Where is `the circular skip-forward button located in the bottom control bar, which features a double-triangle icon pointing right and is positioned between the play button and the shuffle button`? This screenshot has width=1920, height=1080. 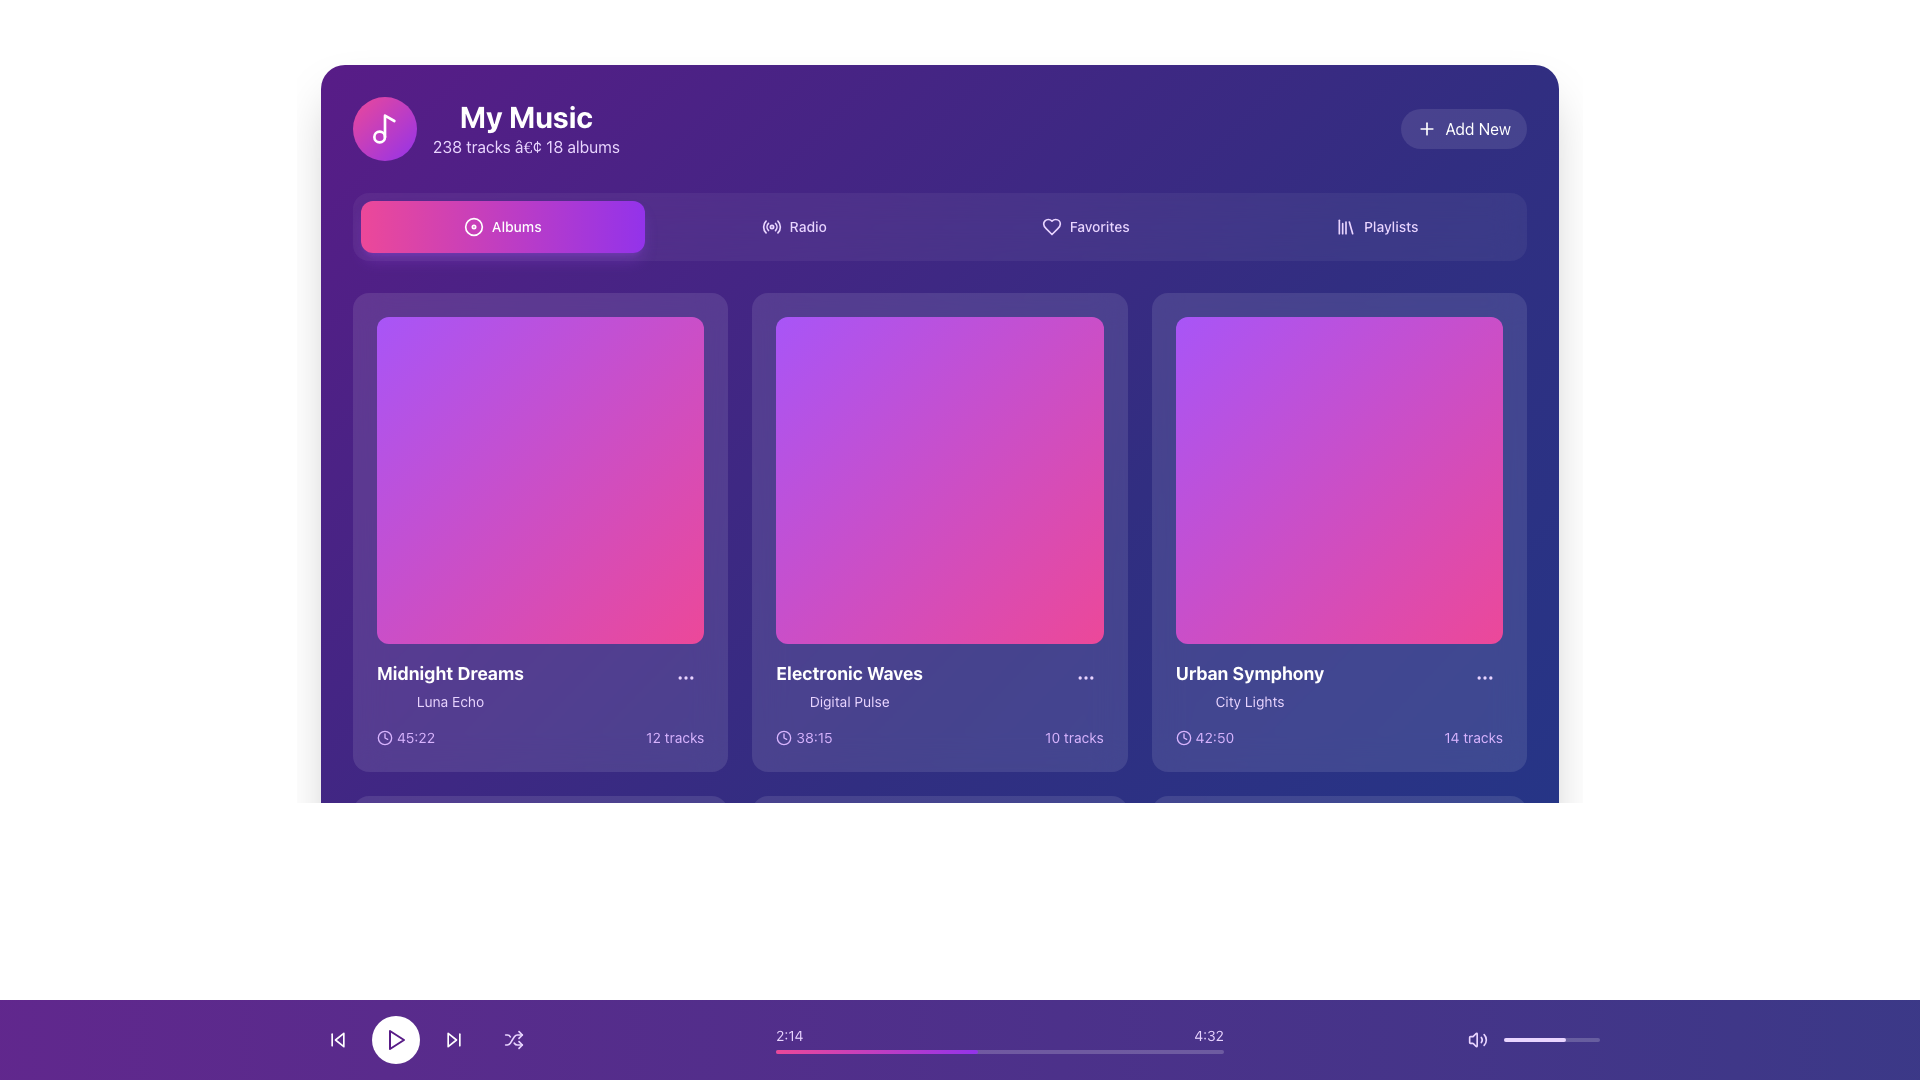 the circular skip-forward button located in the bottom control bar, which features a double-triangle icon pointing right and is positioned between the play button and the shuffle button is located at coordinates (453, 1039).